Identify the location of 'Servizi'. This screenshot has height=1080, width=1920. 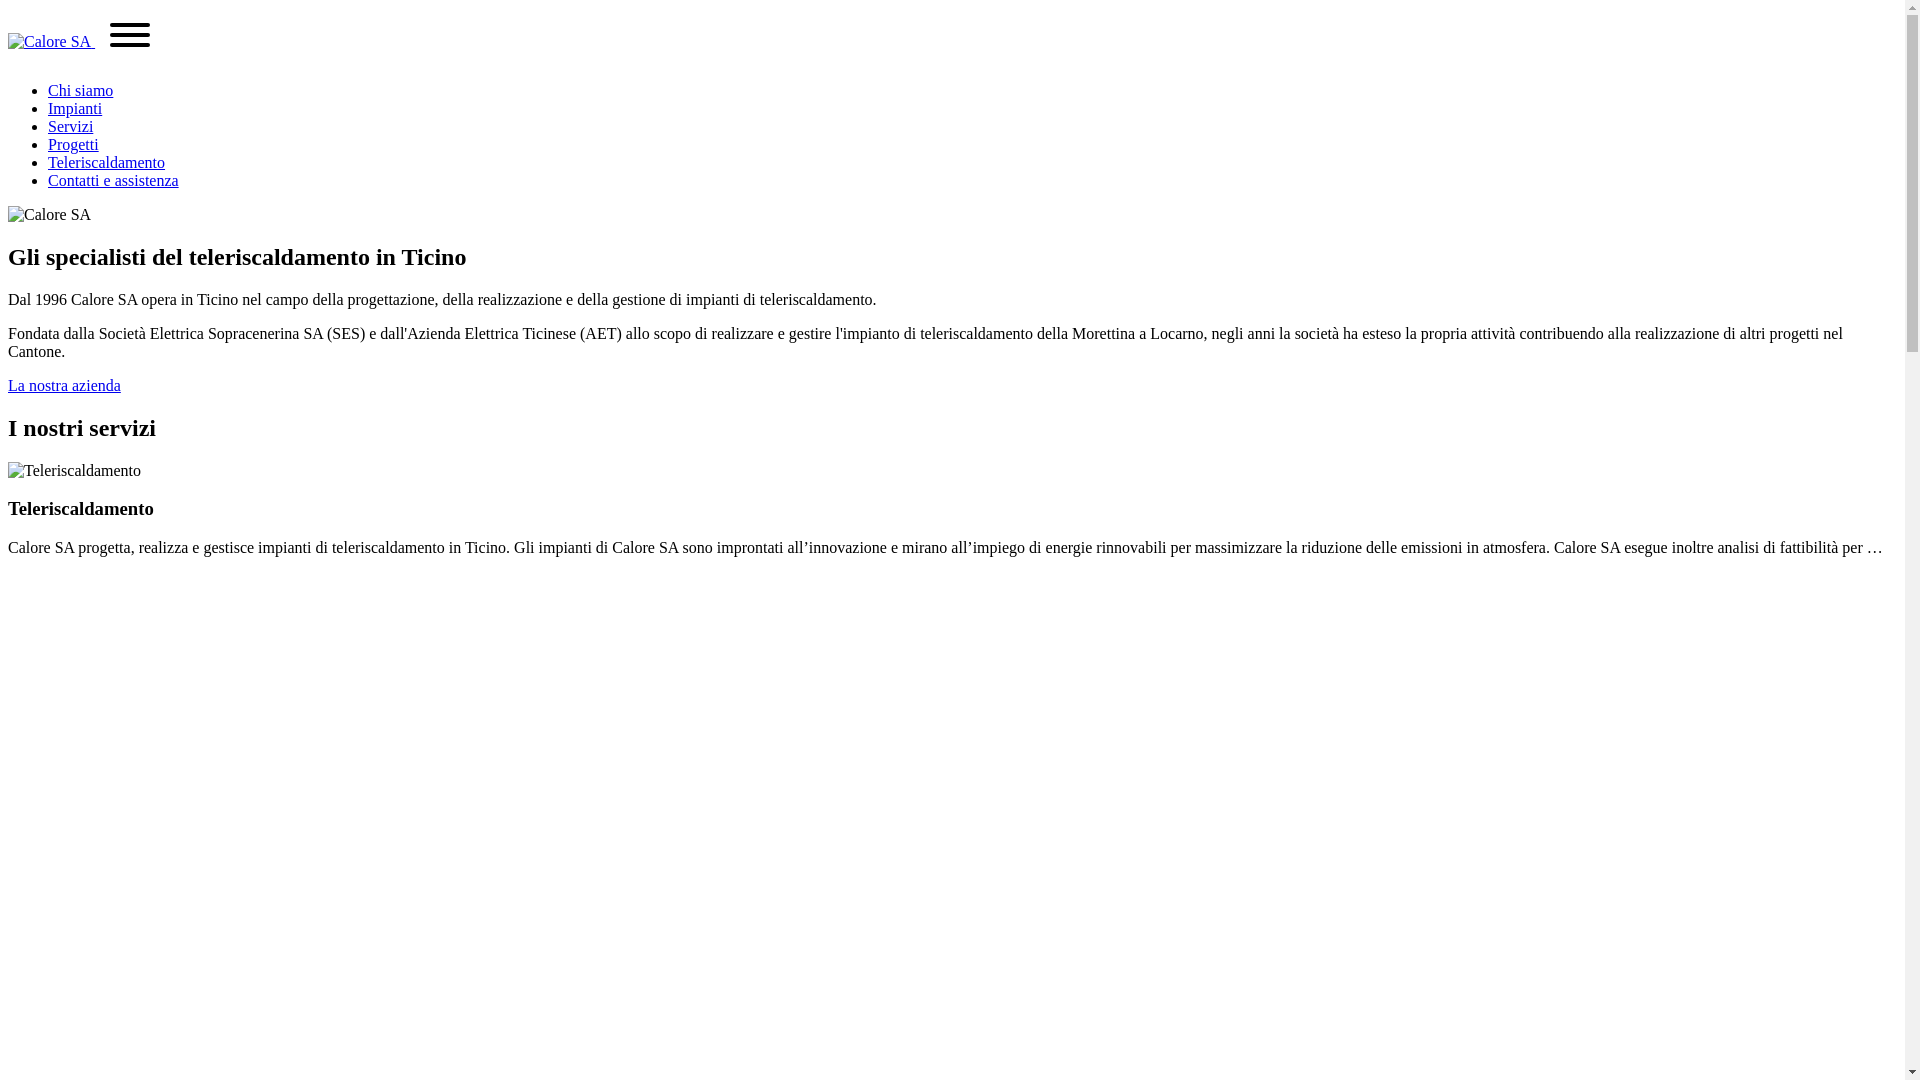
(70, 126).